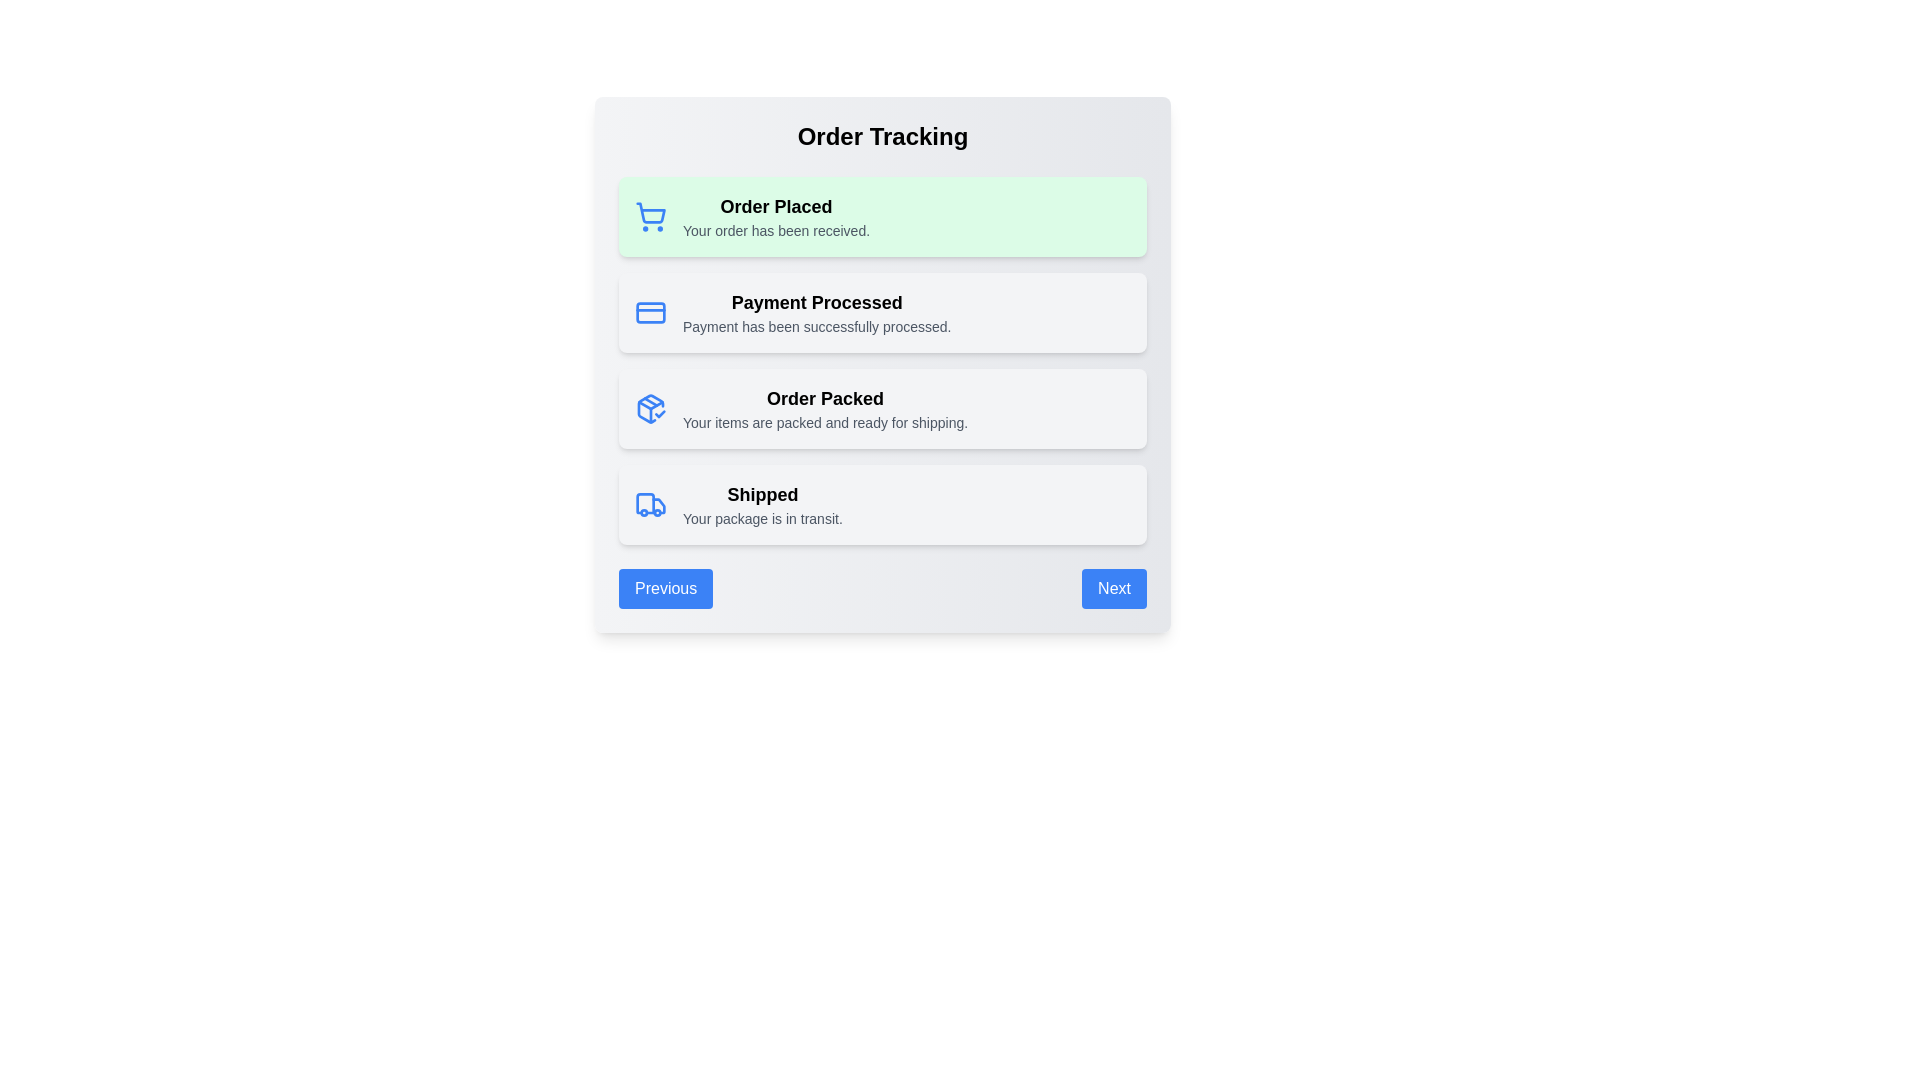 This screenshot has width=1920, height=1080. Describe the element at coordinates (651, 216) in the screenshot. I see `the blue shopping cart icon located in the top-left corner of the green-highlighted 'Order Placed' panel` at that location.